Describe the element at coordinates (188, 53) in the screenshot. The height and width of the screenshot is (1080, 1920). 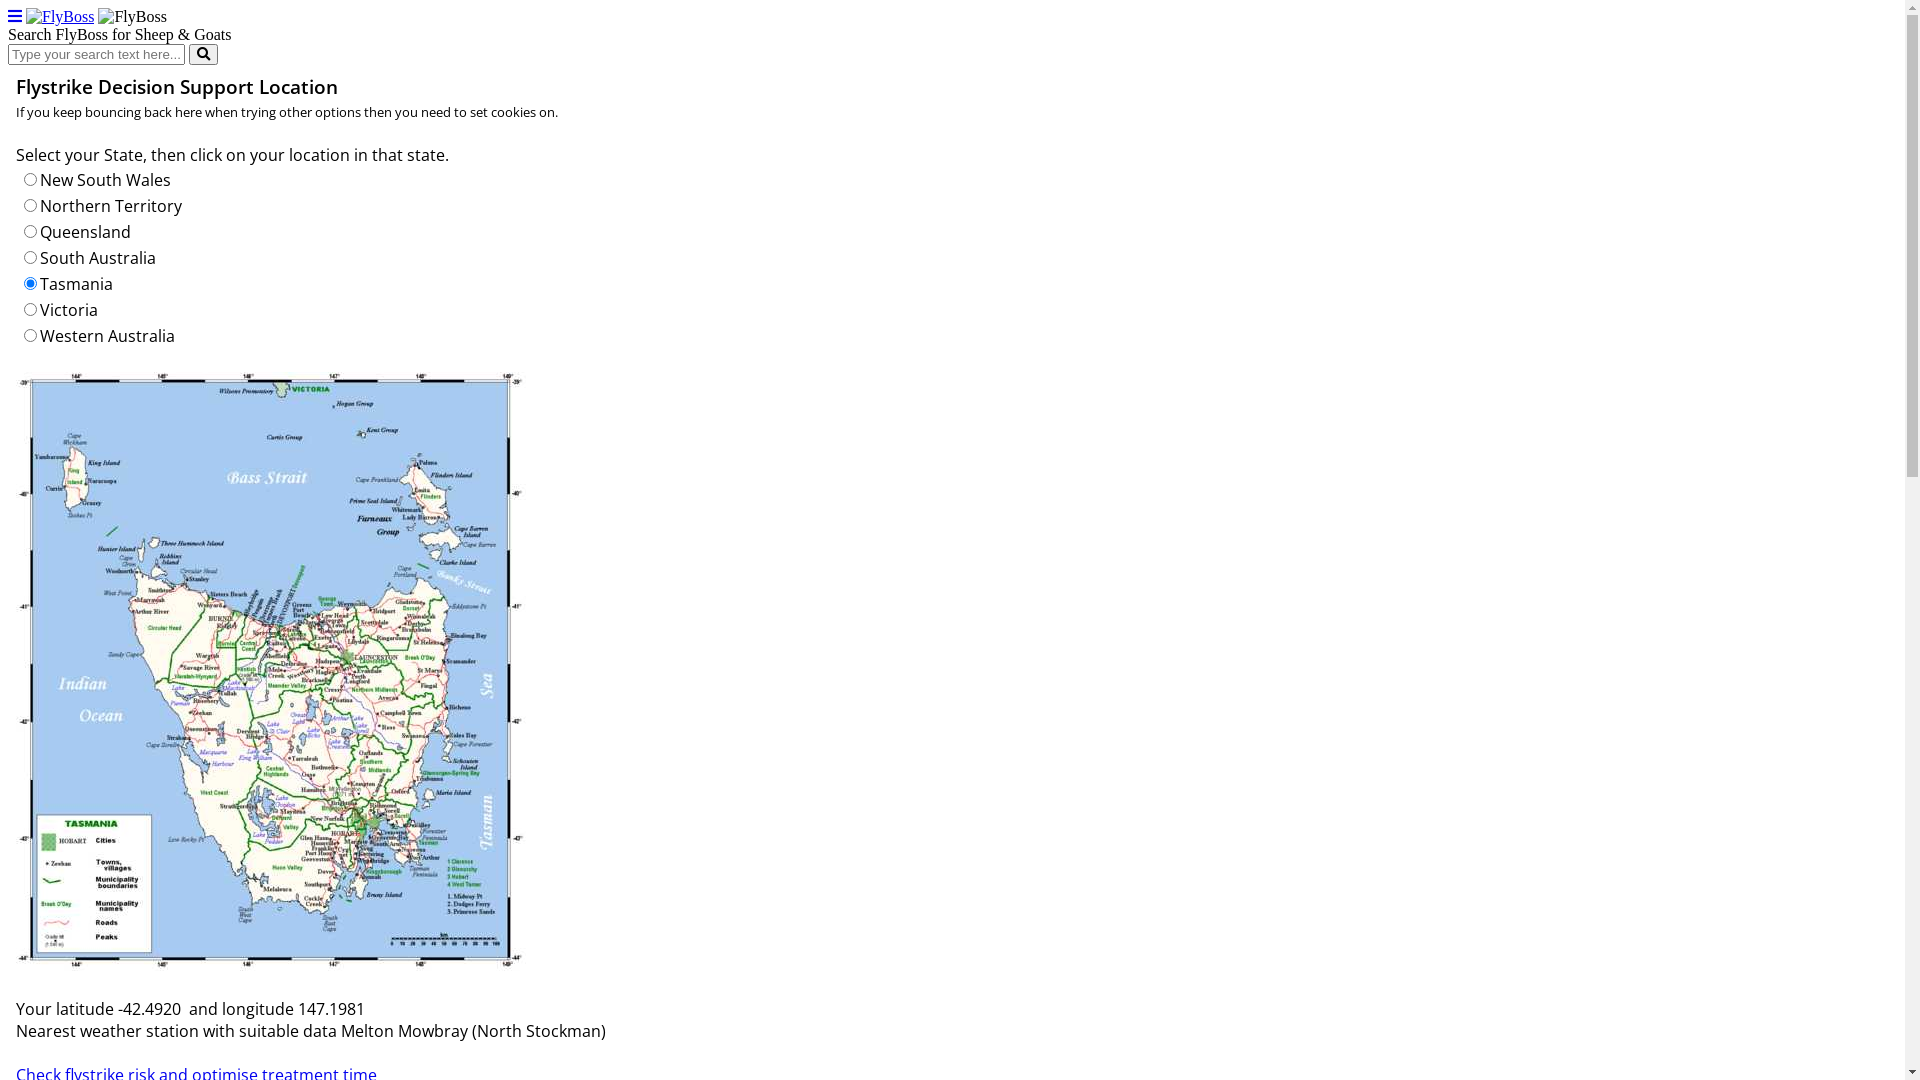
I see `'search'` at that location.